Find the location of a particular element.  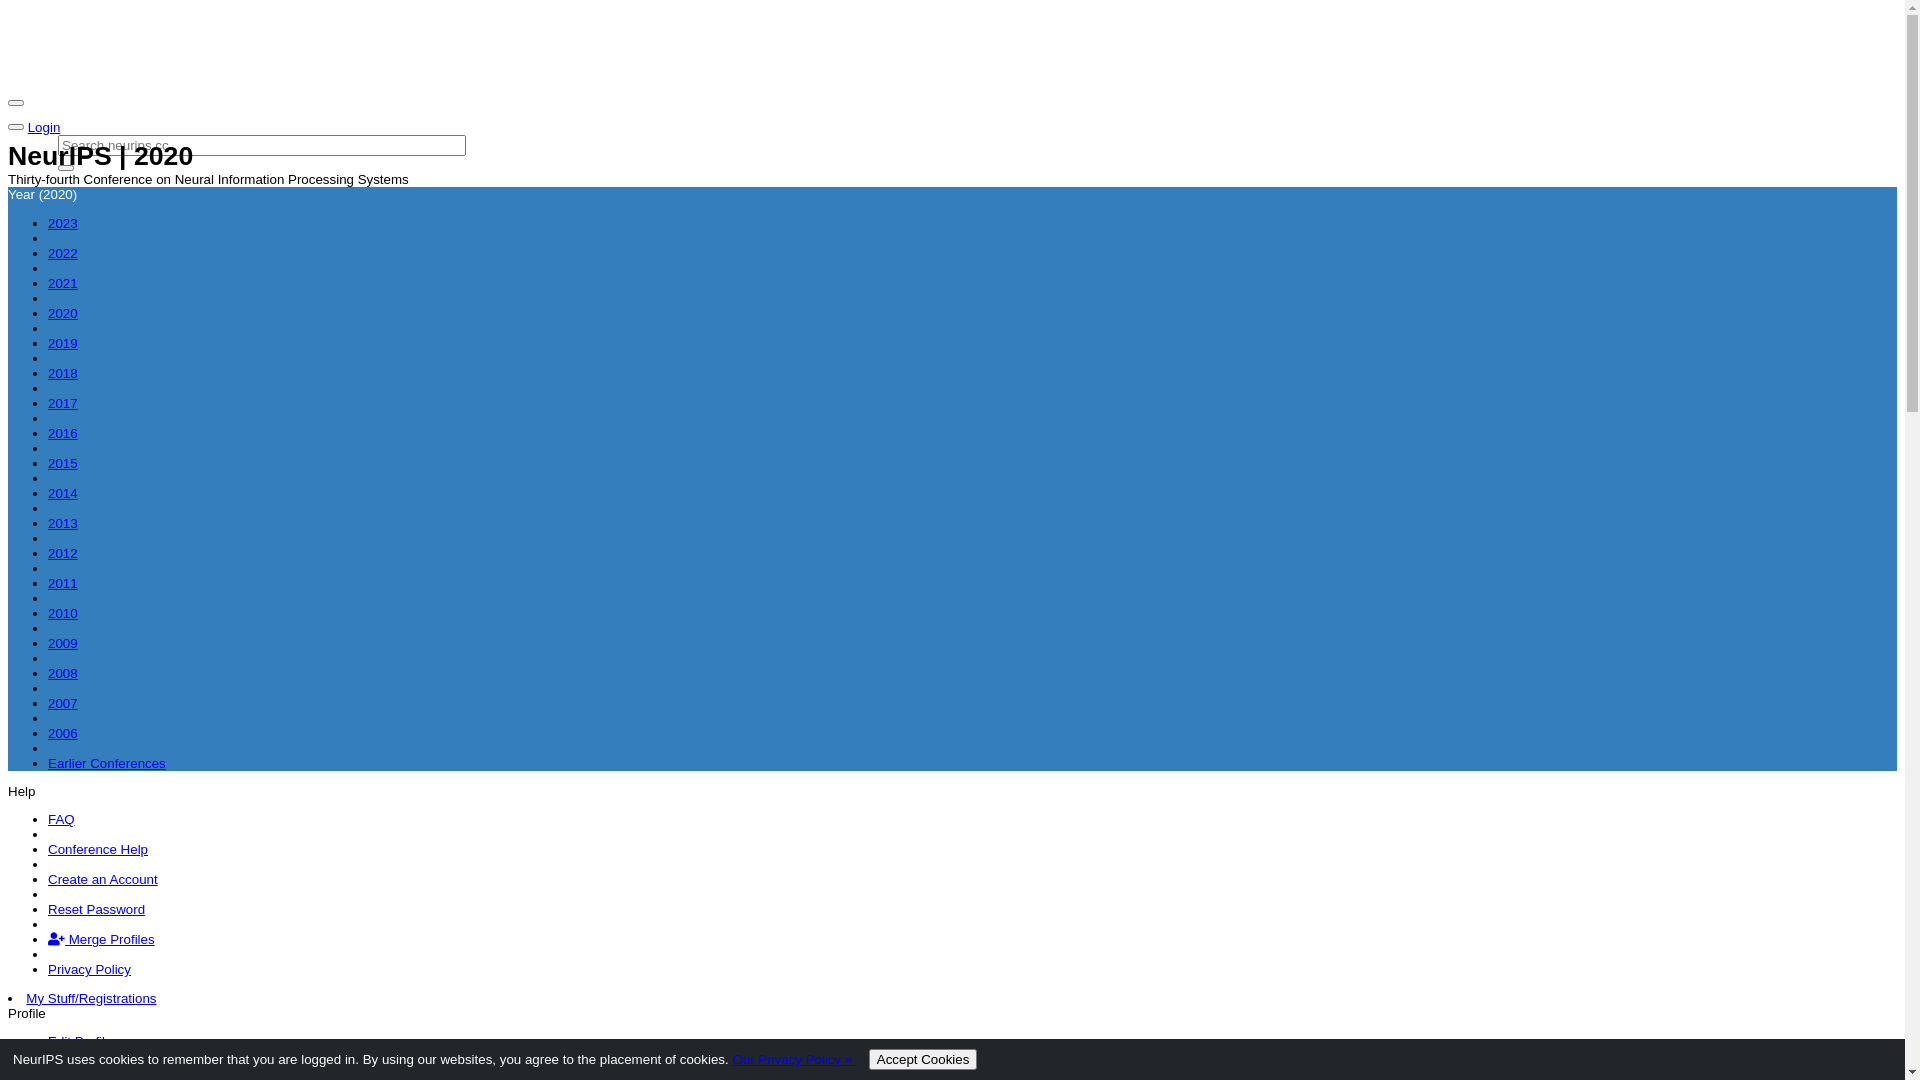

'2017' is located at coordinates (62, 403).